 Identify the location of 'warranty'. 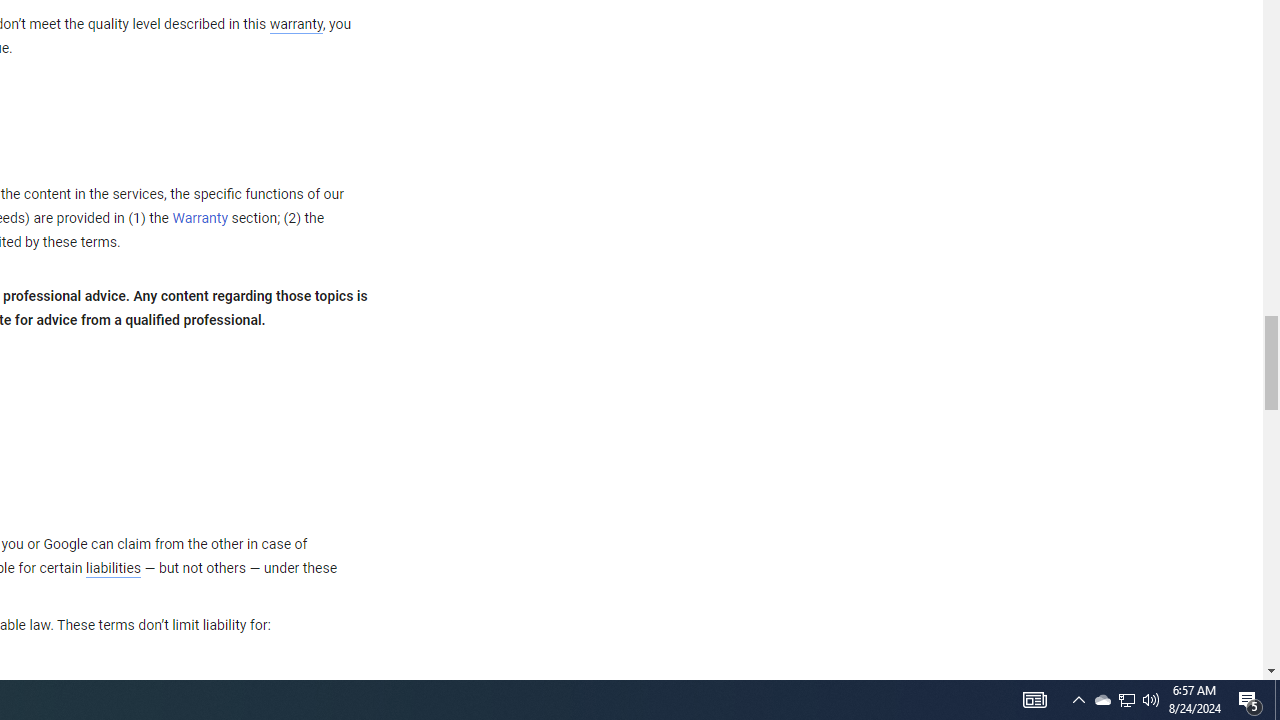
(294, 25).